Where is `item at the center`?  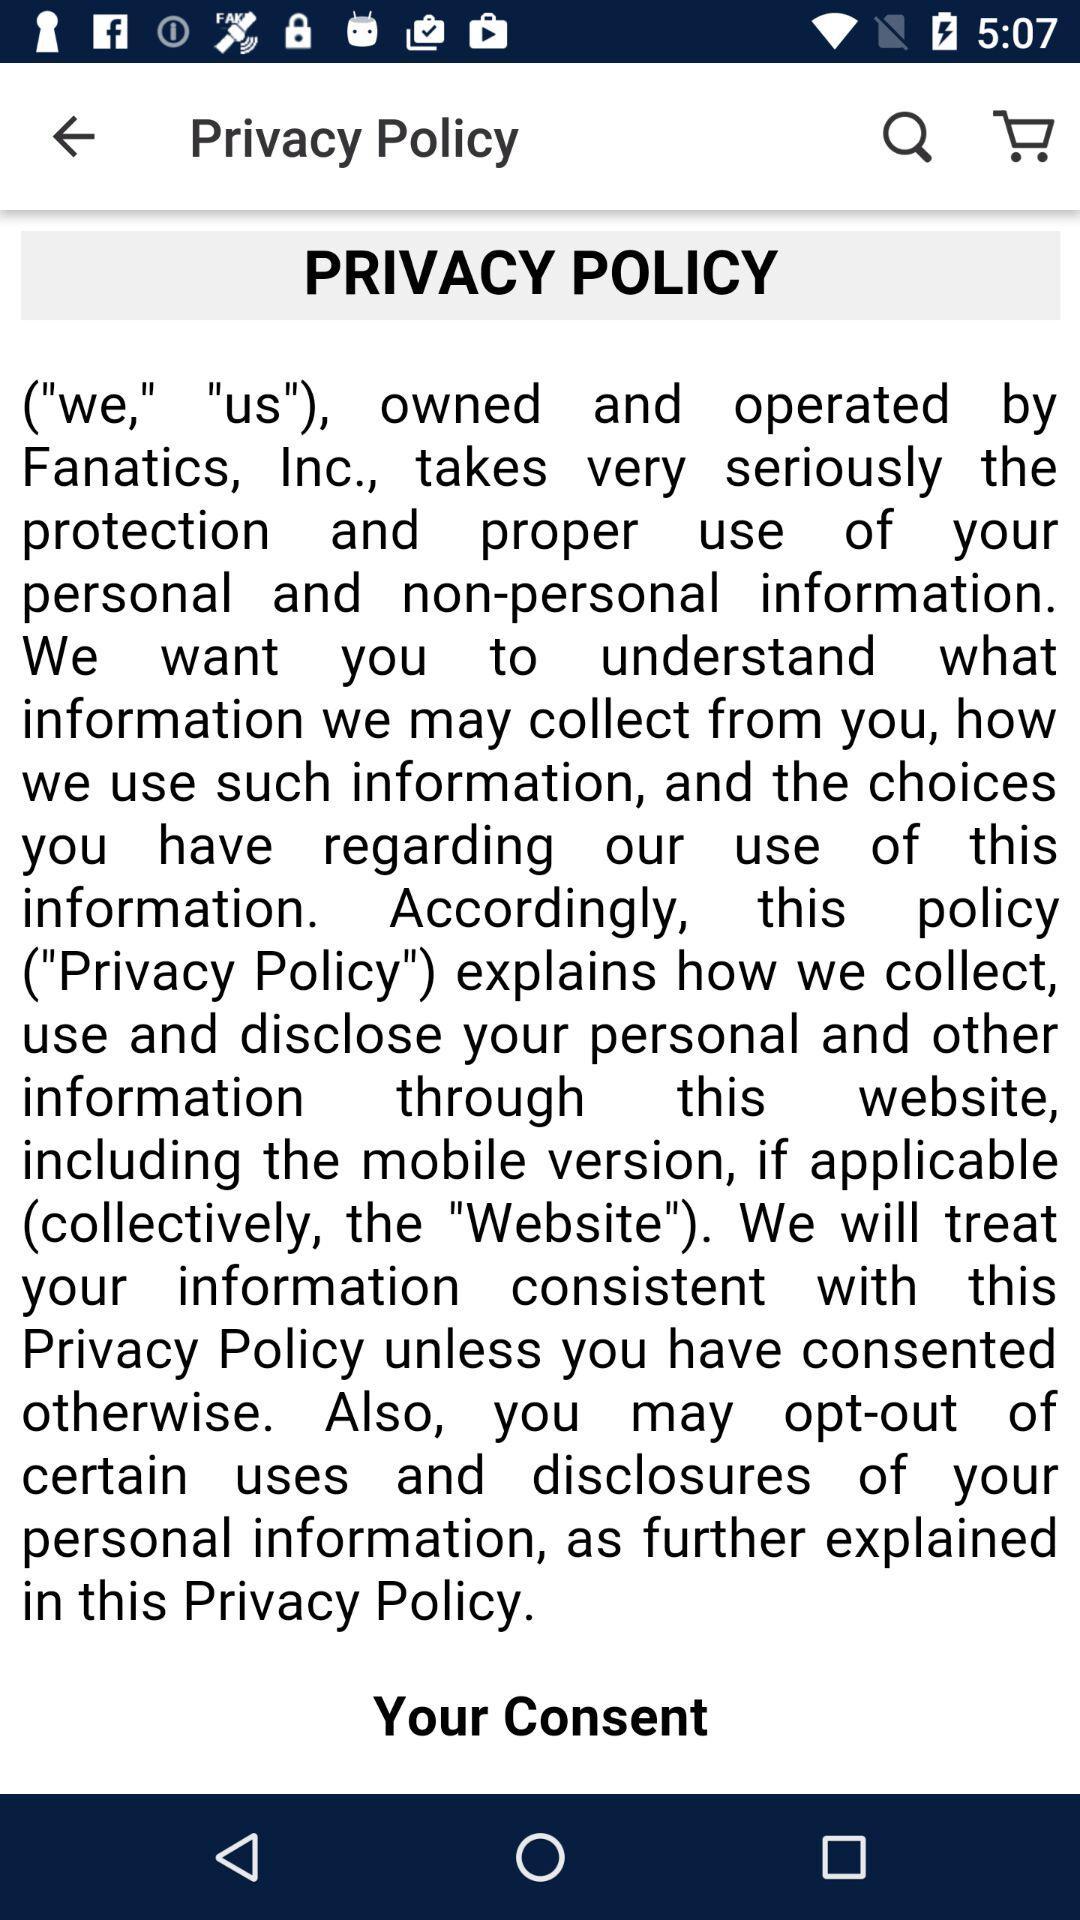 item at the center is located at coordinates (540, 1002).